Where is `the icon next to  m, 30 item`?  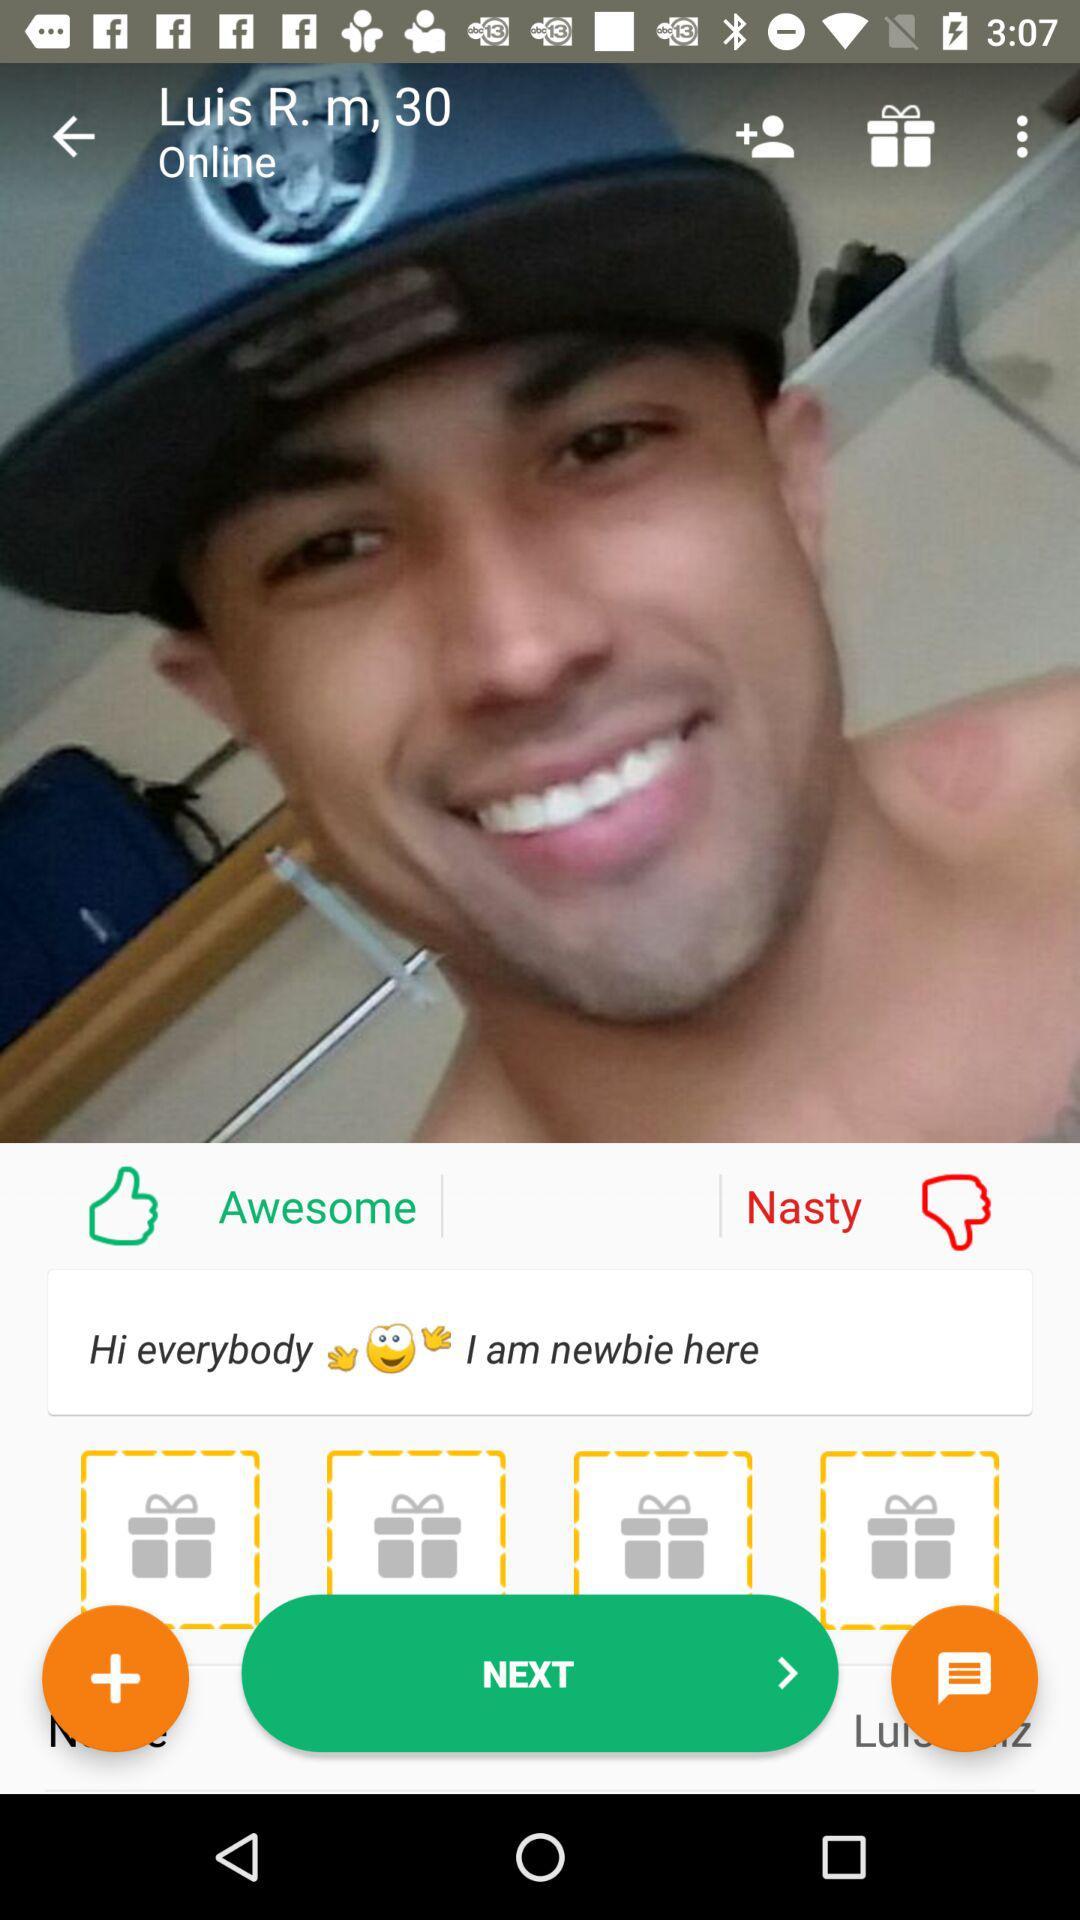
the icon next to  m, 30 item is located at coordinates (764, 135).